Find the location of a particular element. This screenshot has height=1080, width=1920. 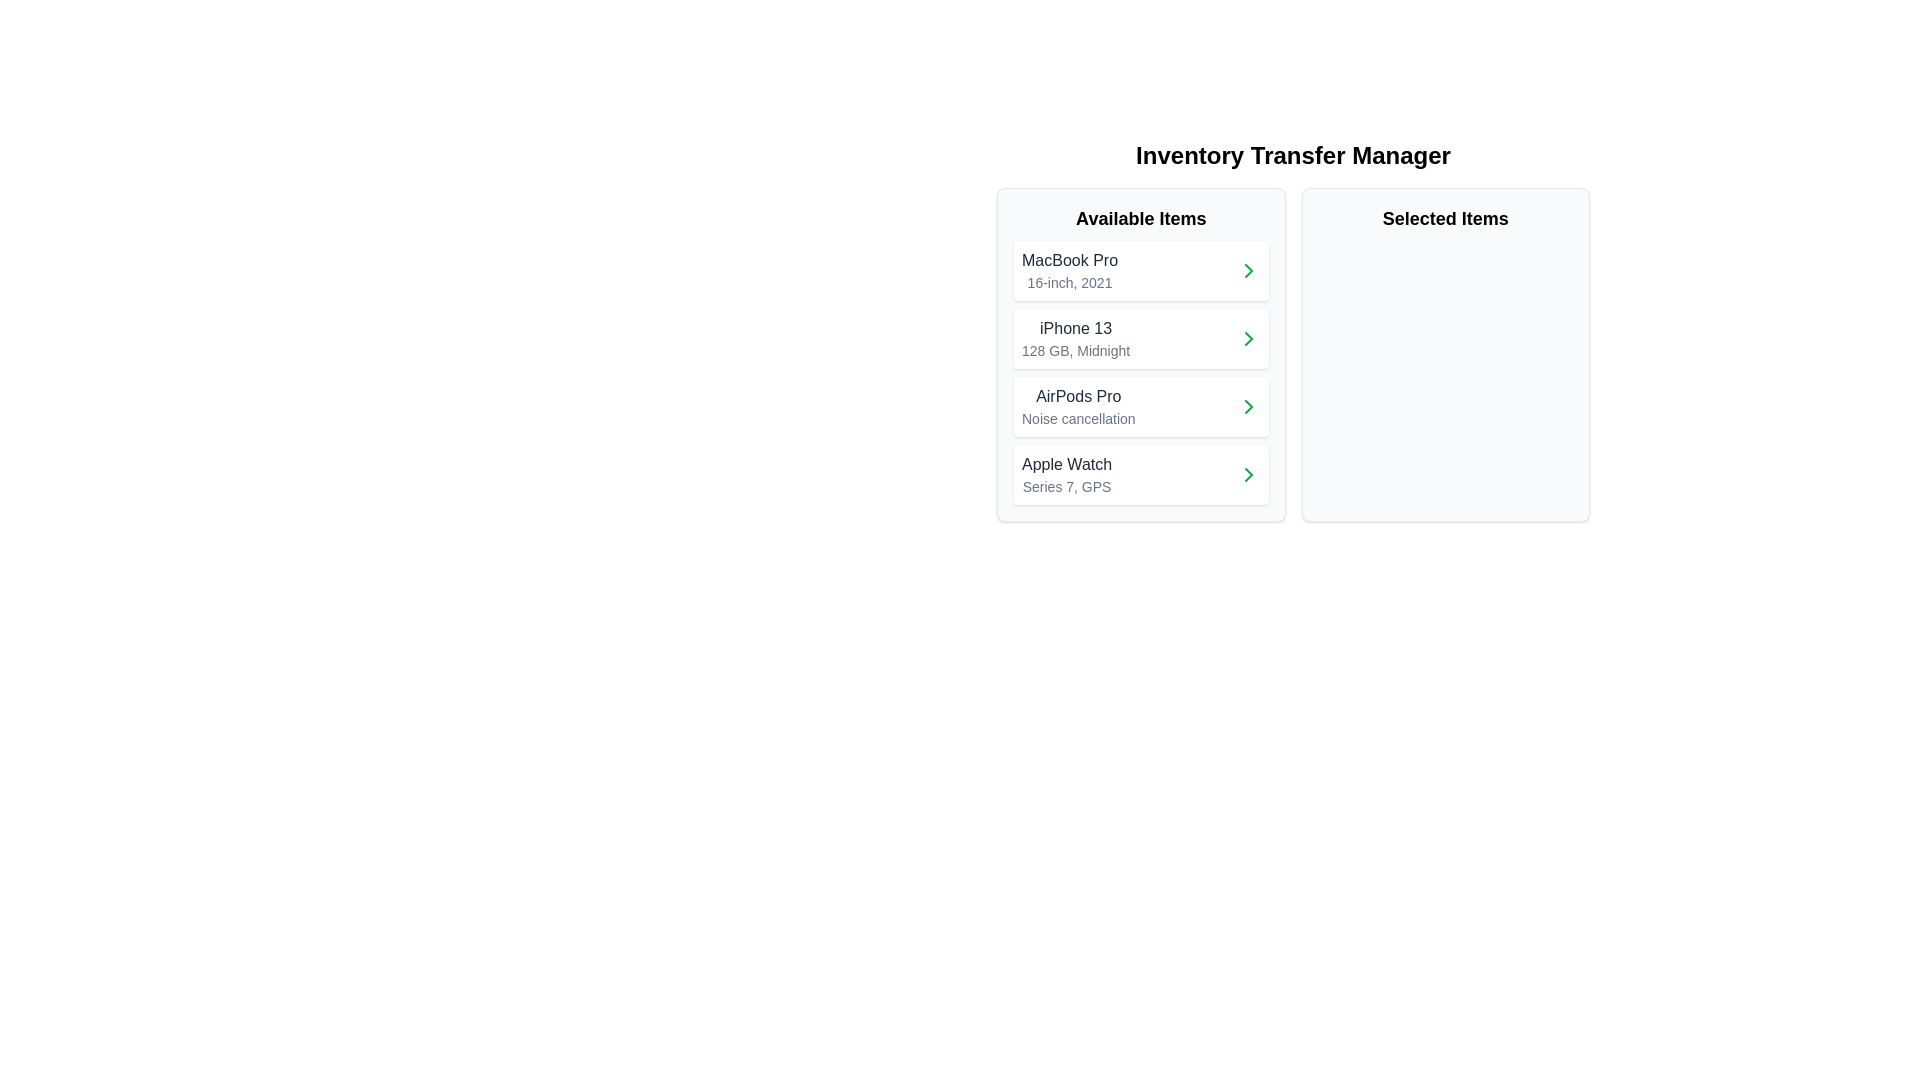

the label text identifying the product 'iPhone 13' located in the second card of the left column titled 'Available Items' is located at coordinates (1075, 327).